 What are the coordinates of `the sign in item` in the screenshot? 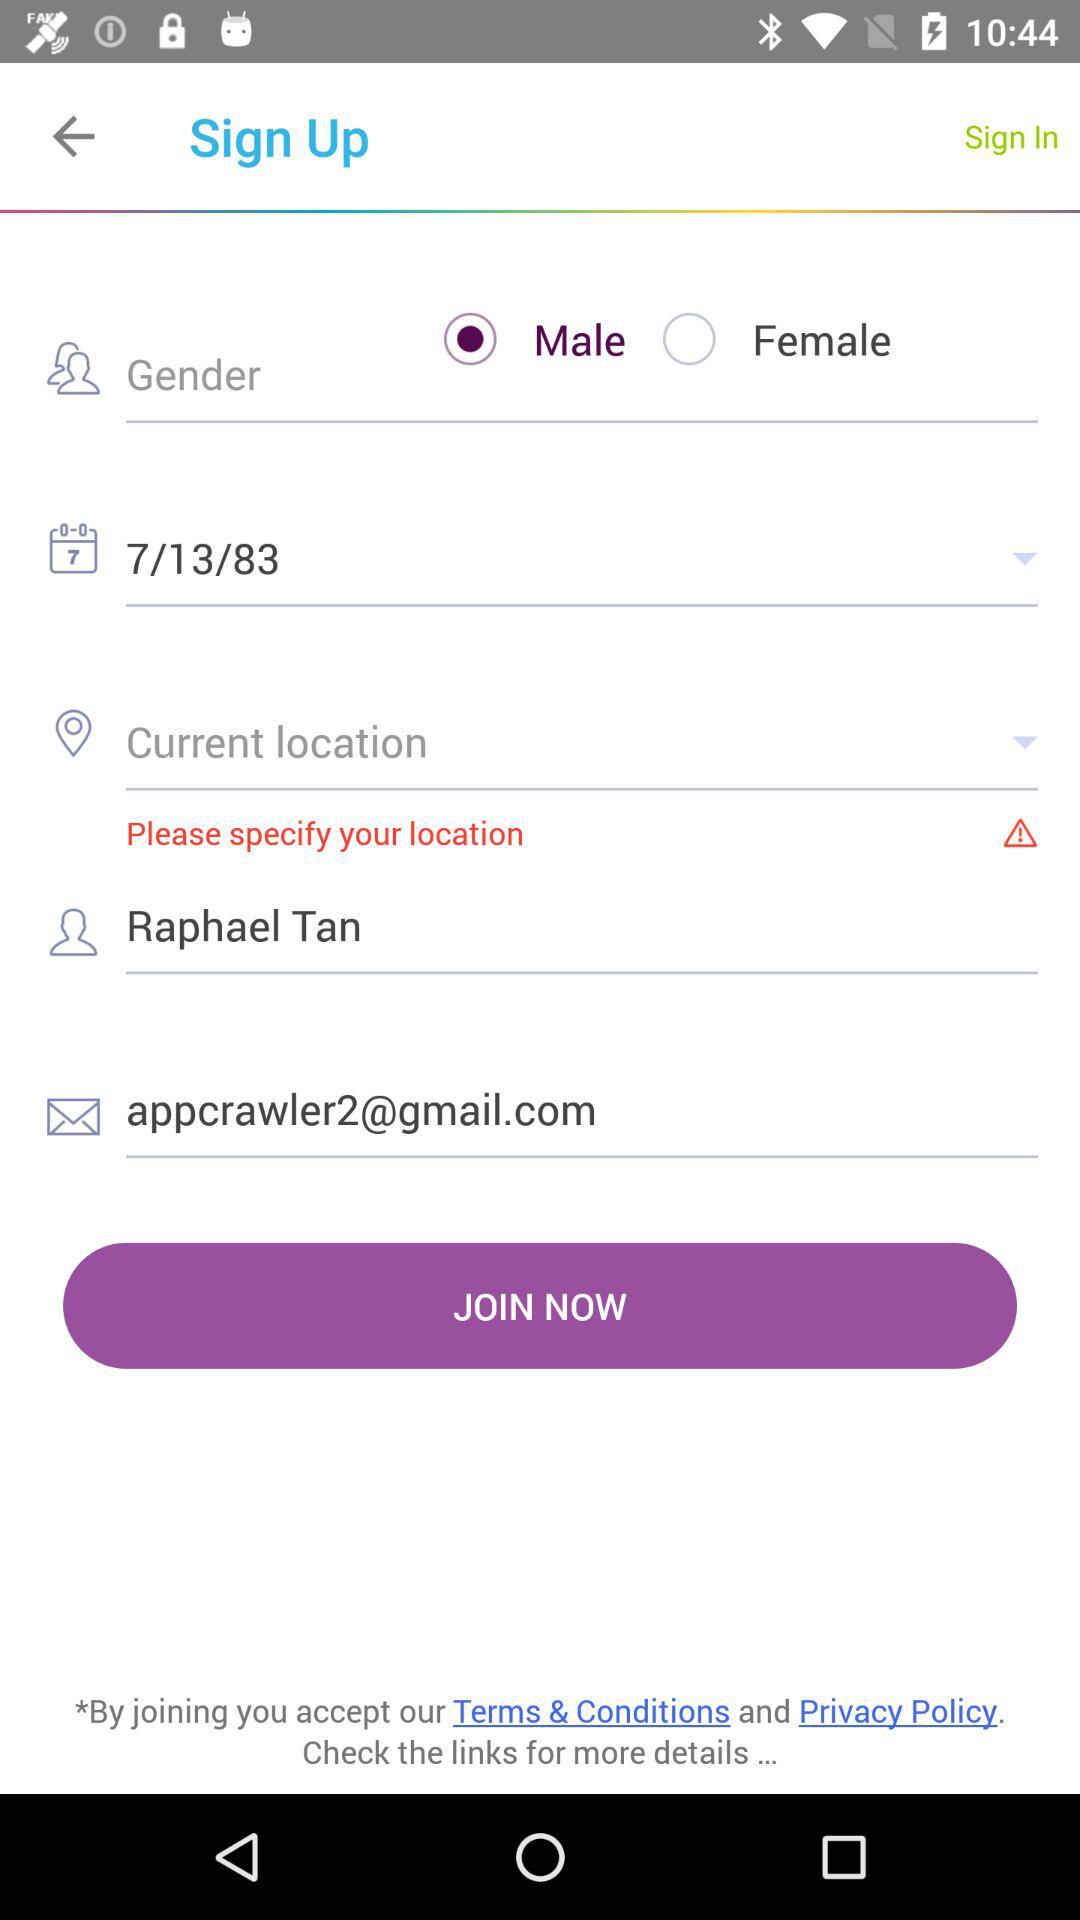 It's located at (1011, 135).